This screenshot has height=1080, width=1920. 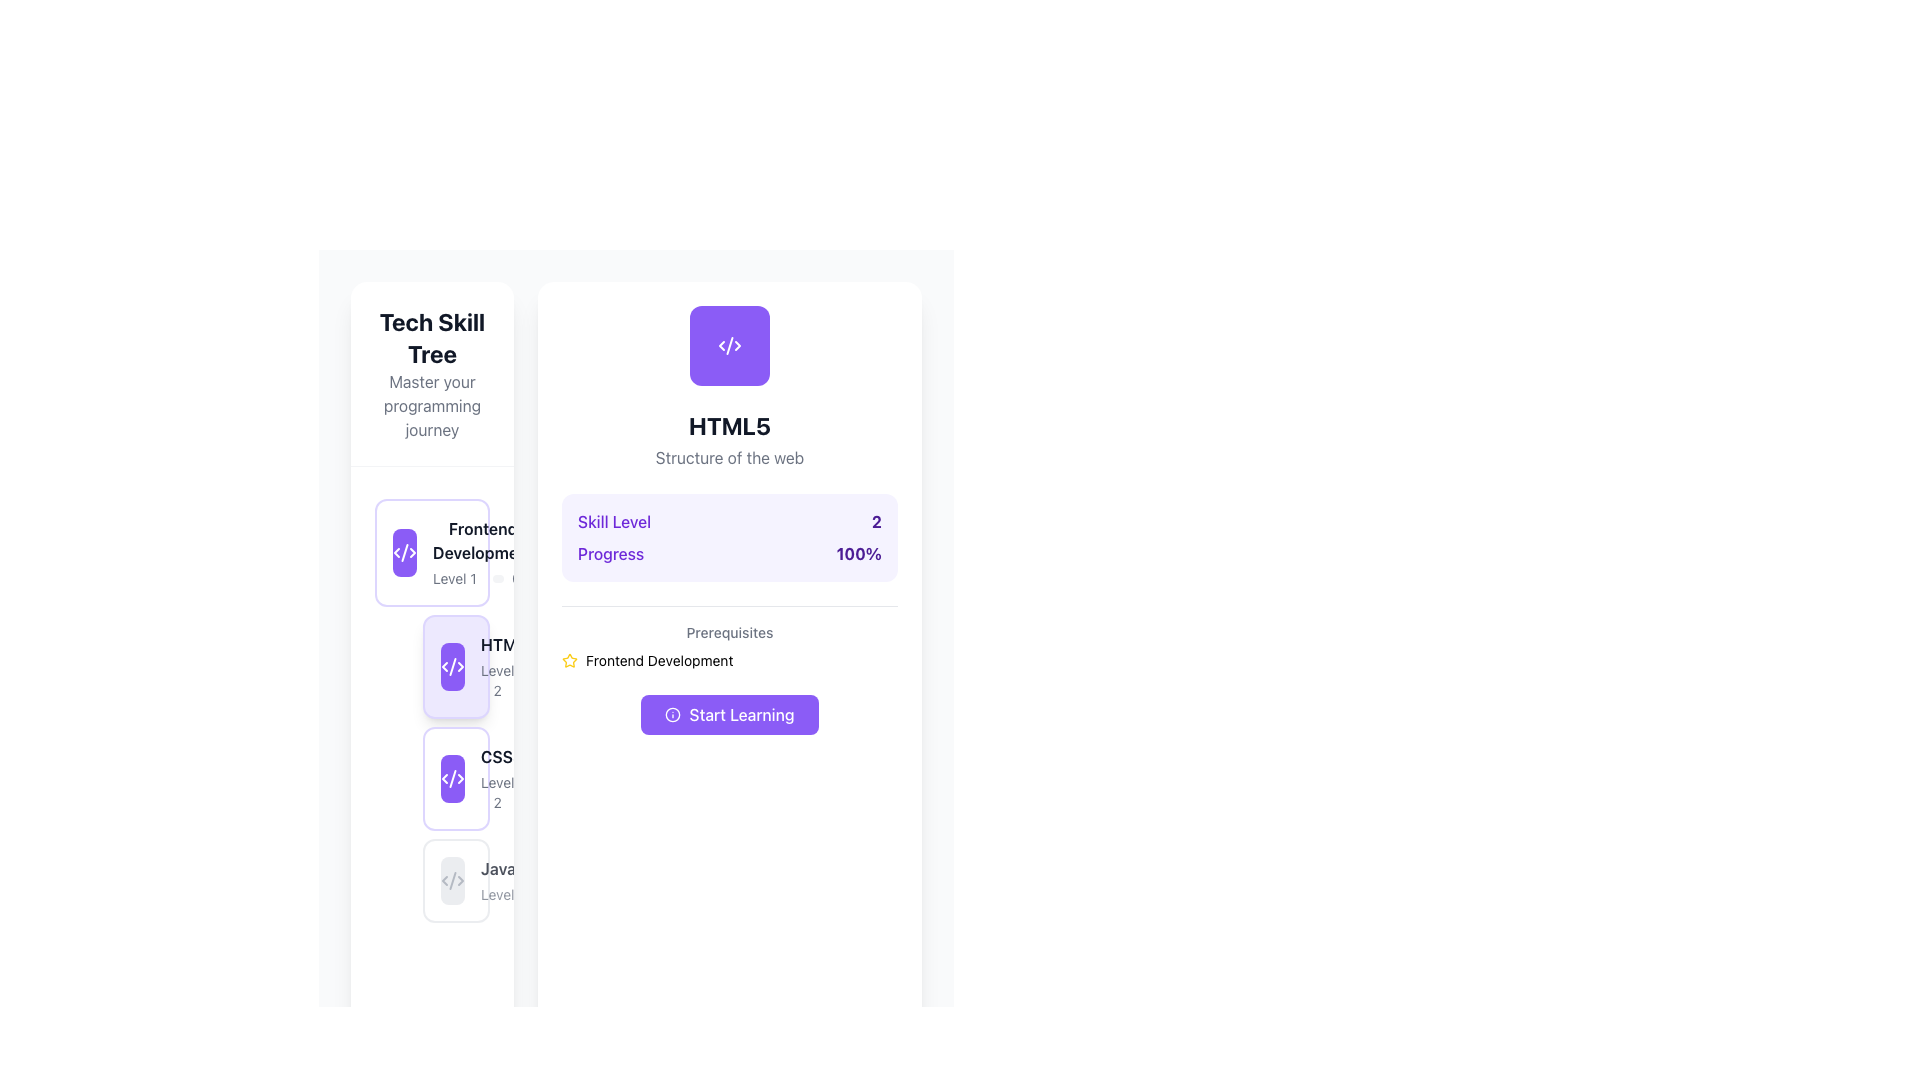 What do you see at coordinates (728, 345) in the screenshot?
I see `the decorative icon button representing the HTML5 section located at the top-center of the card, above the text 'HTML5' and 'Structure of the web'` at bounding box center [728, 345].